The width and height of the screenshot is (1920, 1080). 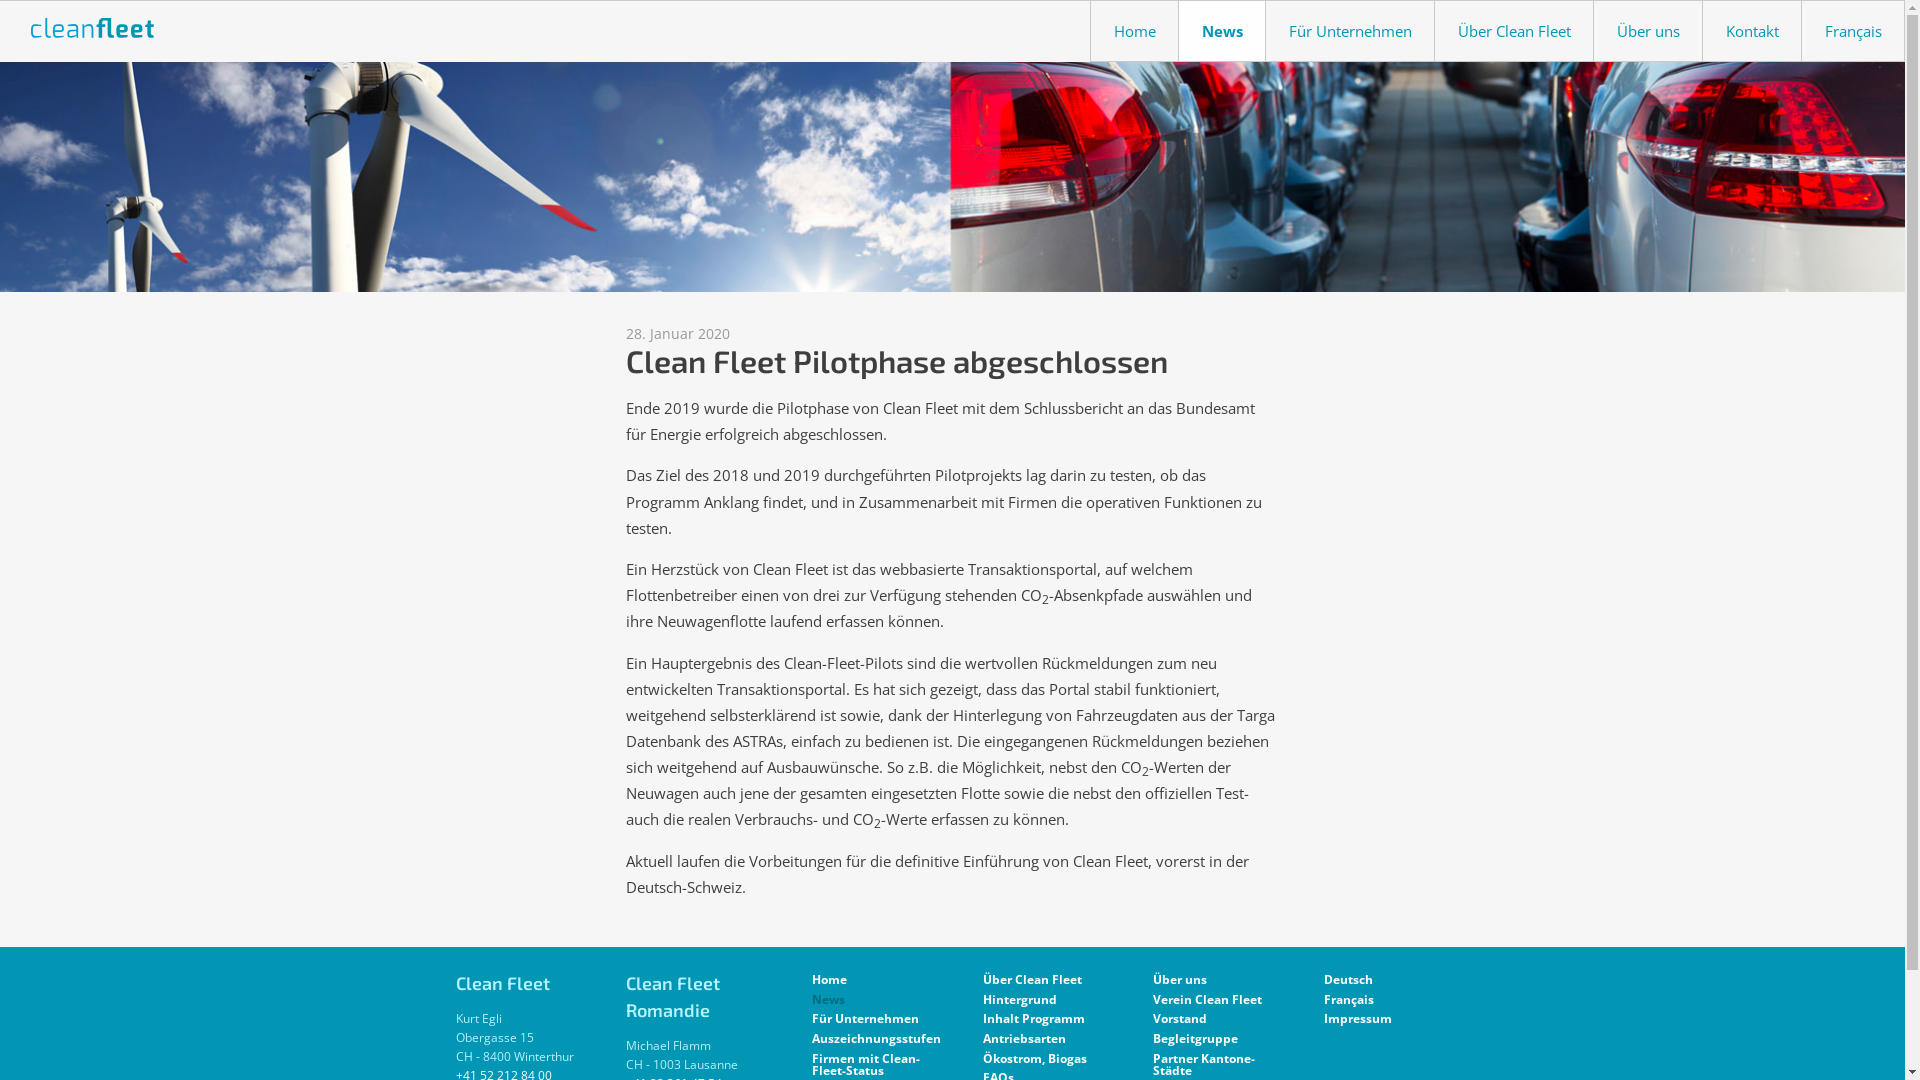 What do you see at coordinates (1037, 1037) in the screenshot?
I see `'Antriebsarten'` at bounding box center [1037, 1037].